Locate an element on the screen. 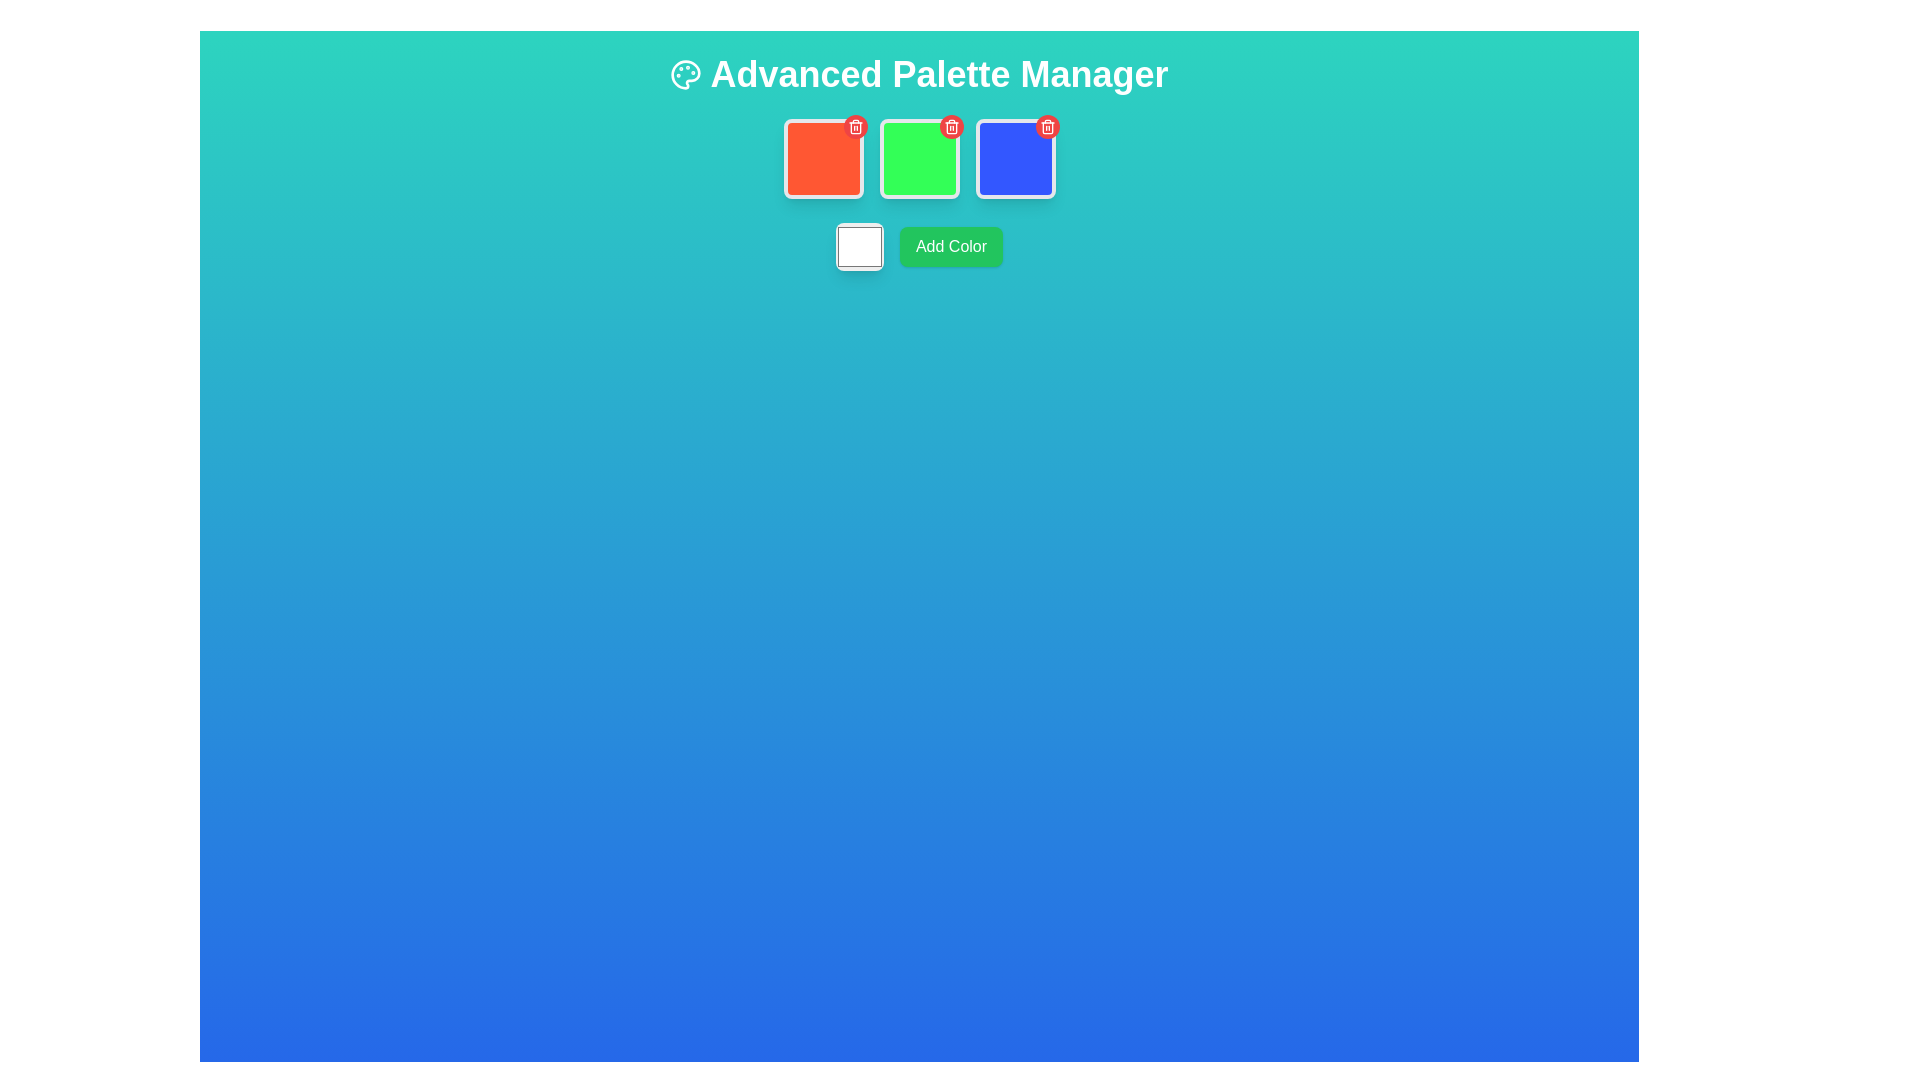 The height and width of the screenshot is (1080, 1920). the bright green color representation block, which is the second block in a horizontal row of three color blocks is located at coordinates (918, 157).